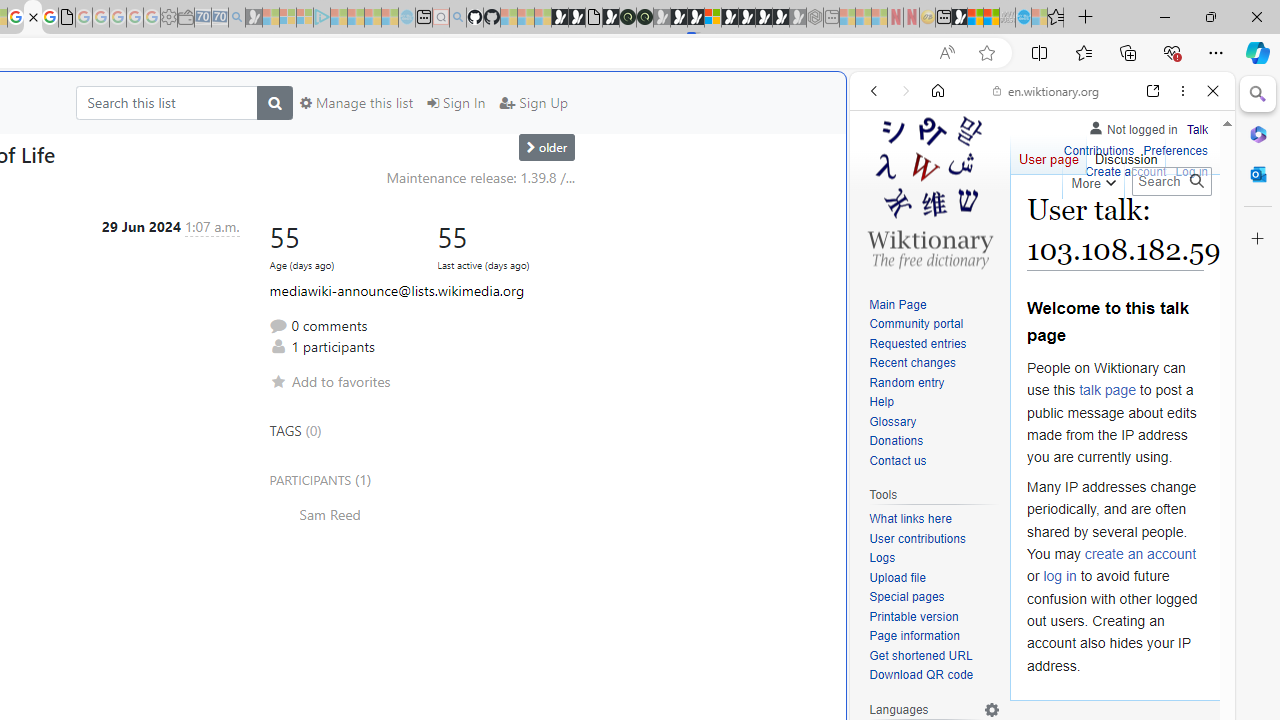 The height and width of the screenshot is (720, 1280). I want to click on 'What links here', so click(909, 518).